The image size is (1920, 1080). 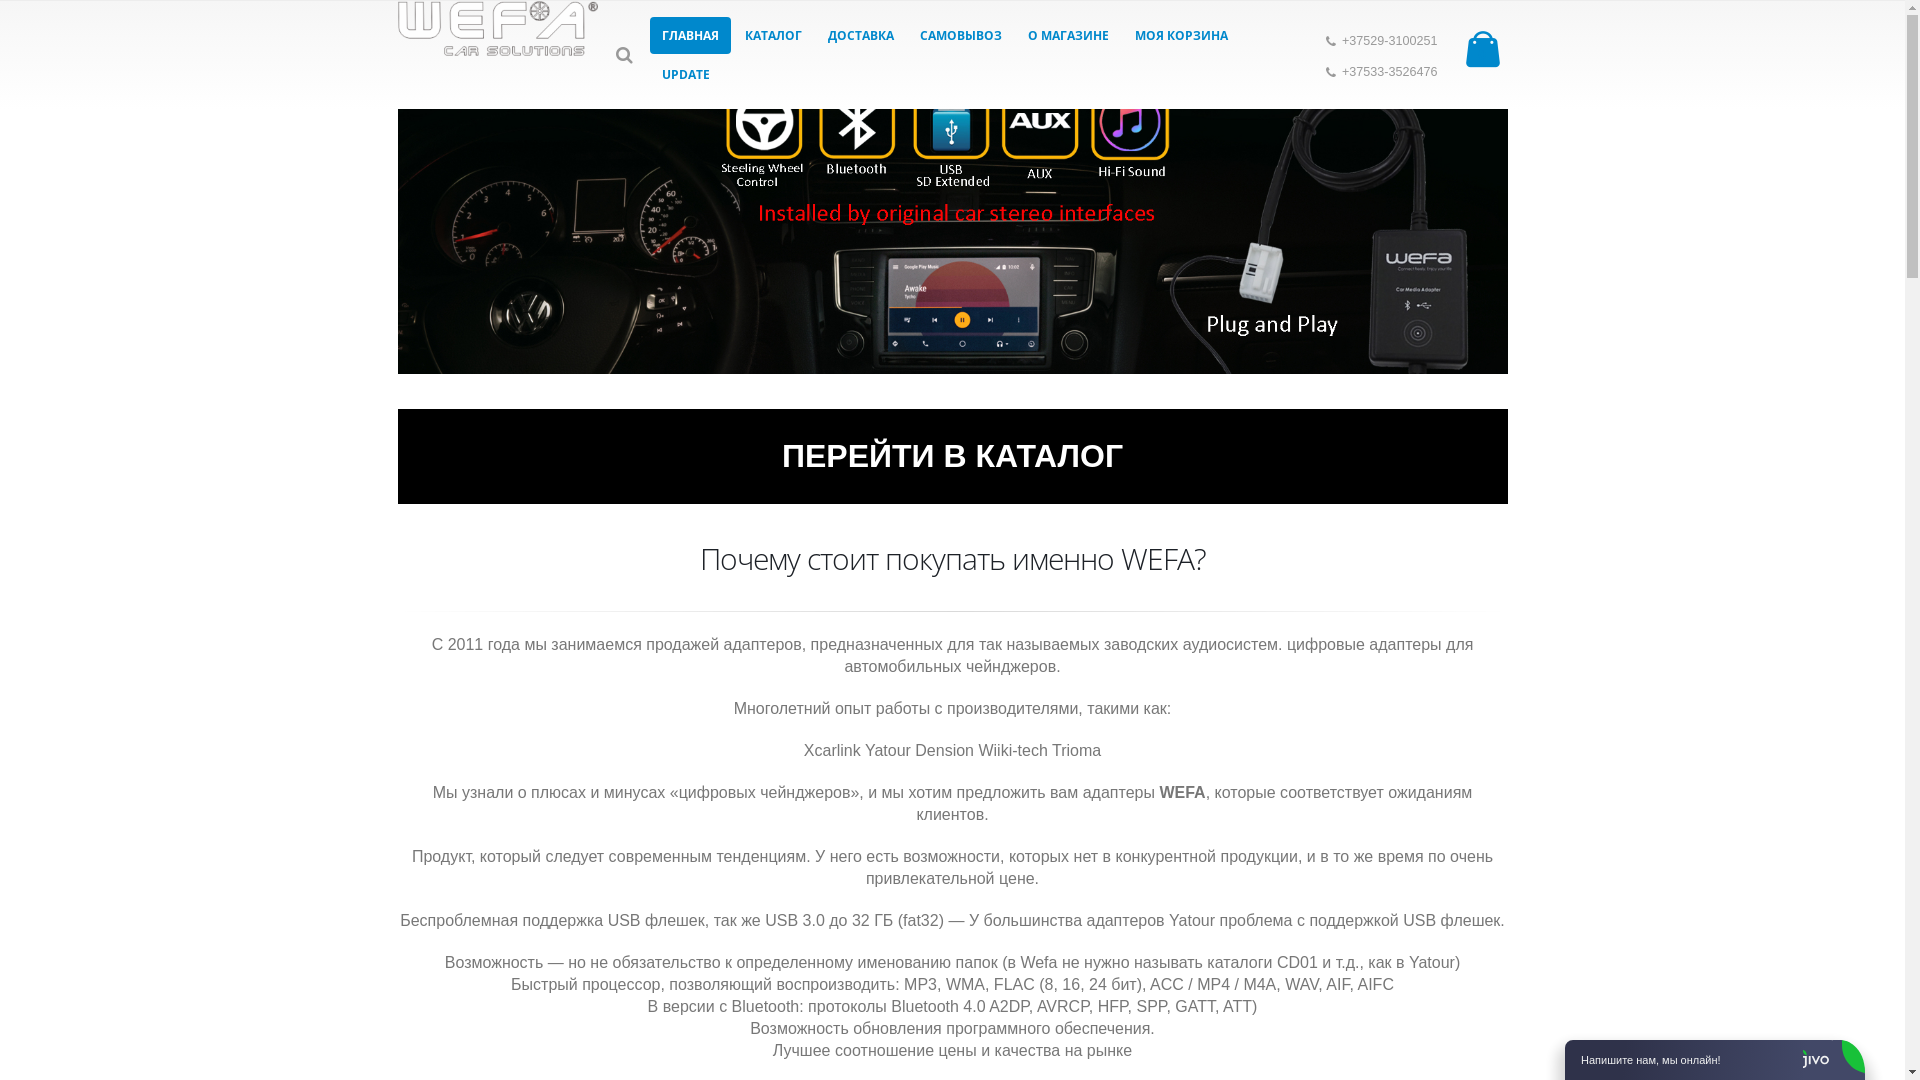 I want to click on 'UPDATE', so click(x=686, y=73).